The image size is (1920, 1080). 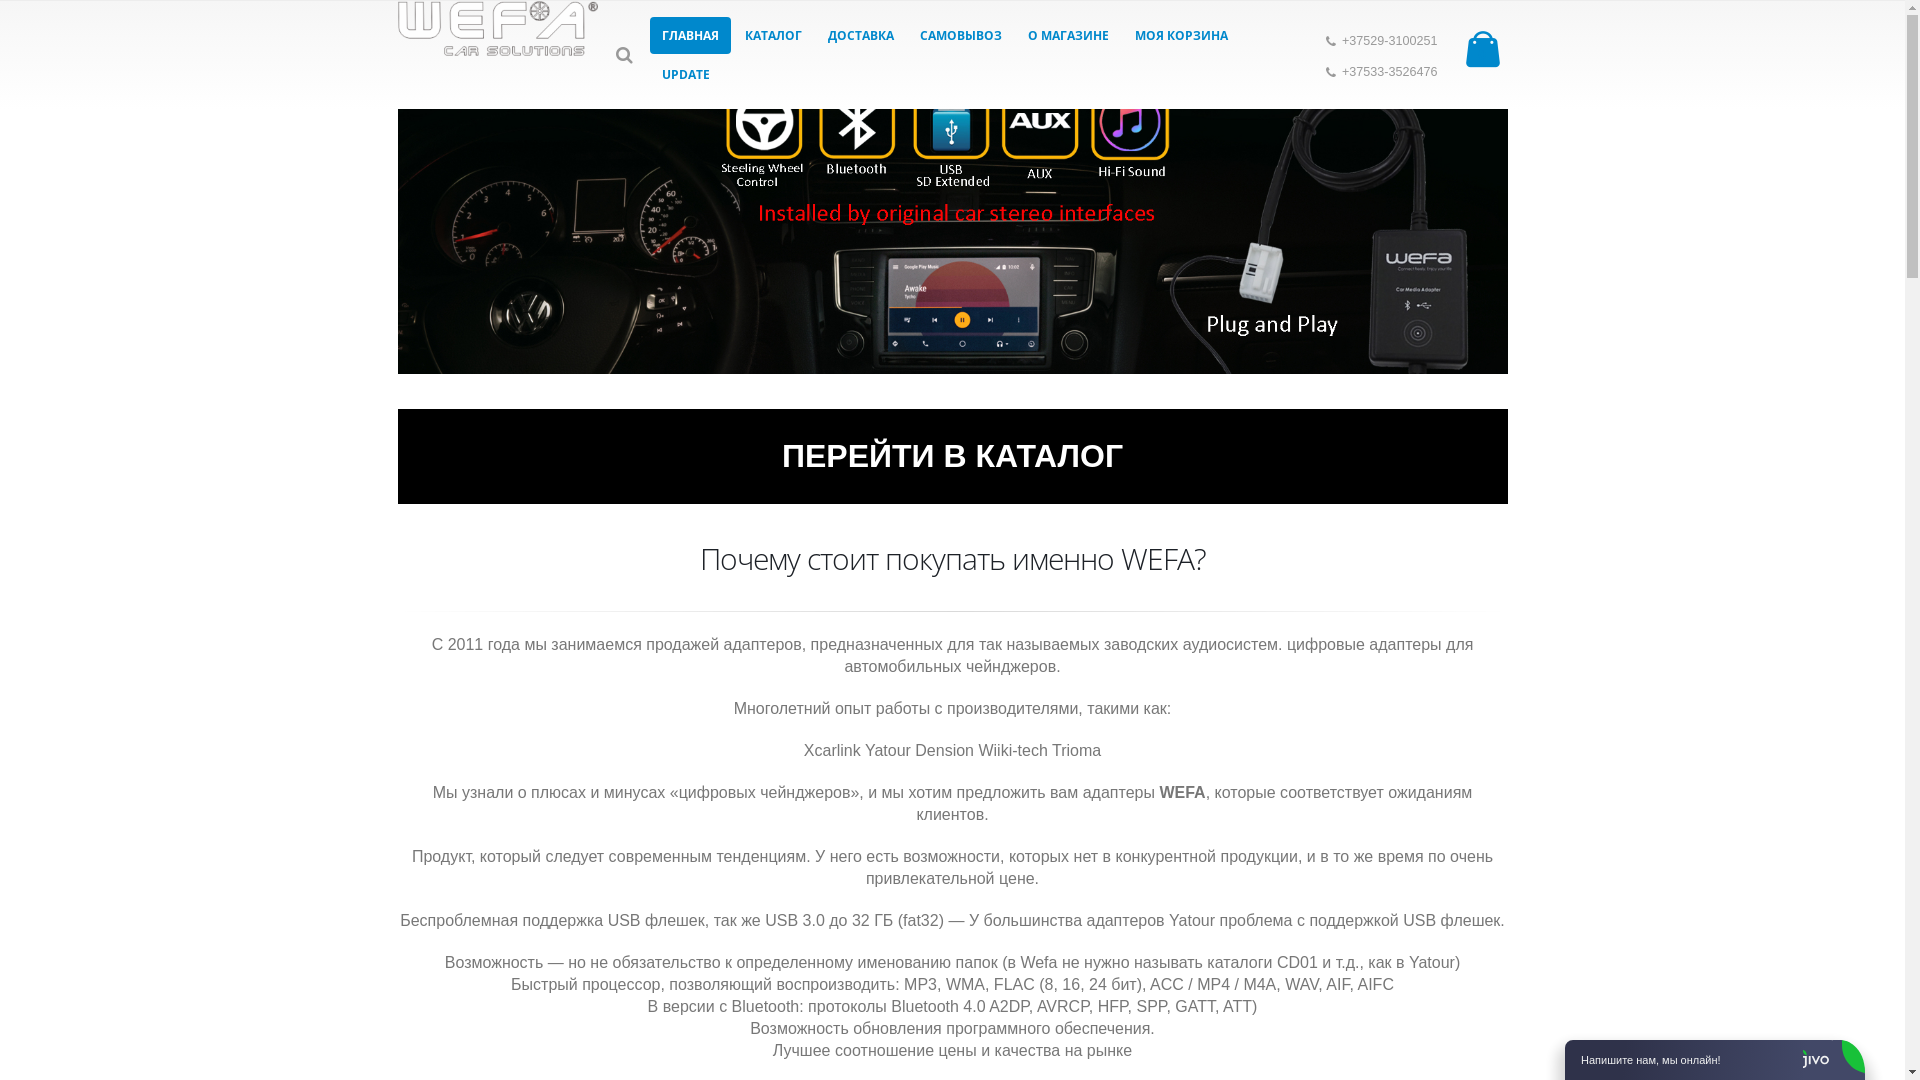 I want to click on 'UPDATE', so click(x=686, y=73).